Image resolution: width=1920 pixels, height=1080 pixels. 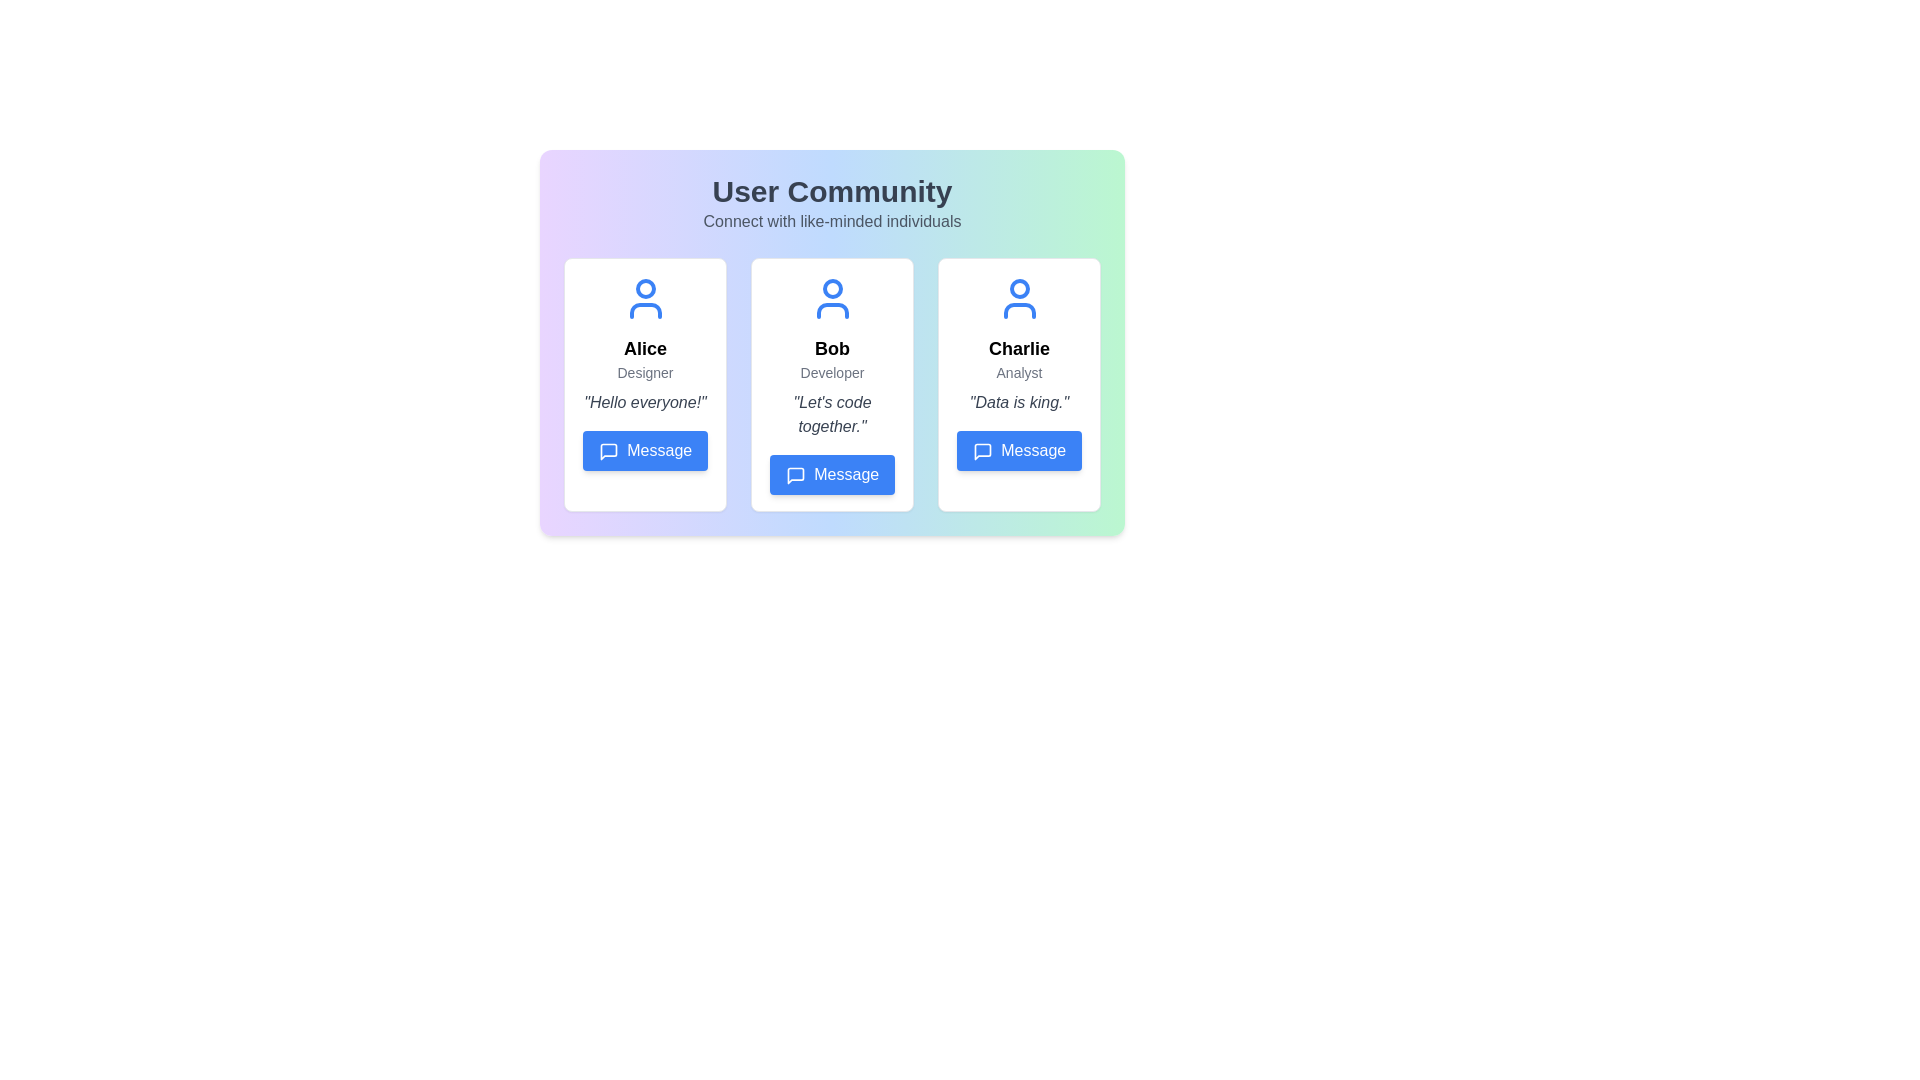 I want to click on the message initiation button located at the bottom of the user details card on the far right of the three horizontally aligned cards, so click(x=1019, y=451).